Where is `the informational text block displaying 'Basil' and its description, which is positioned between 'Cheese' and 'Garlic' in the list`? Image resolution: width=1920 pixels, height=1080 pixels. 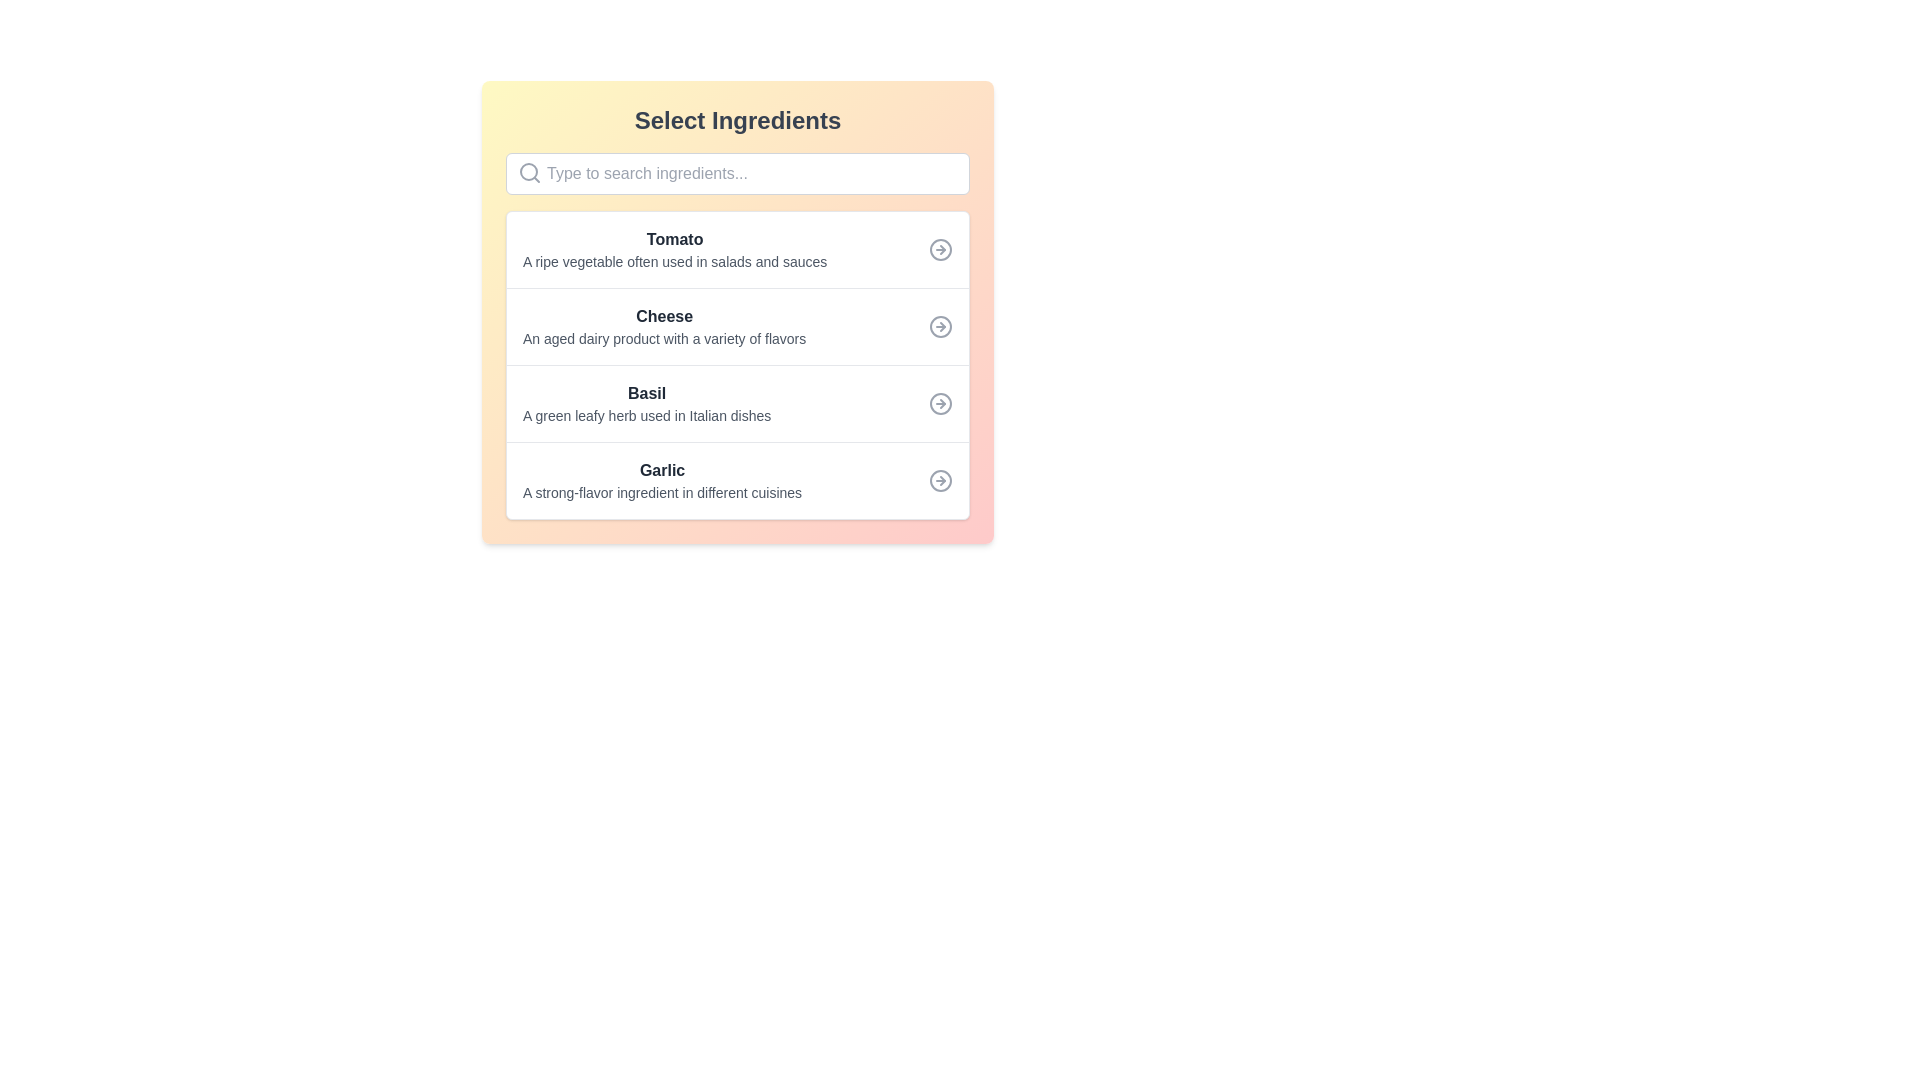 the informational text block displaying 'Basil' and its description, which is positioned between 'Cheese' and 'Garlic' in the list is located at coordinates (647, 404).